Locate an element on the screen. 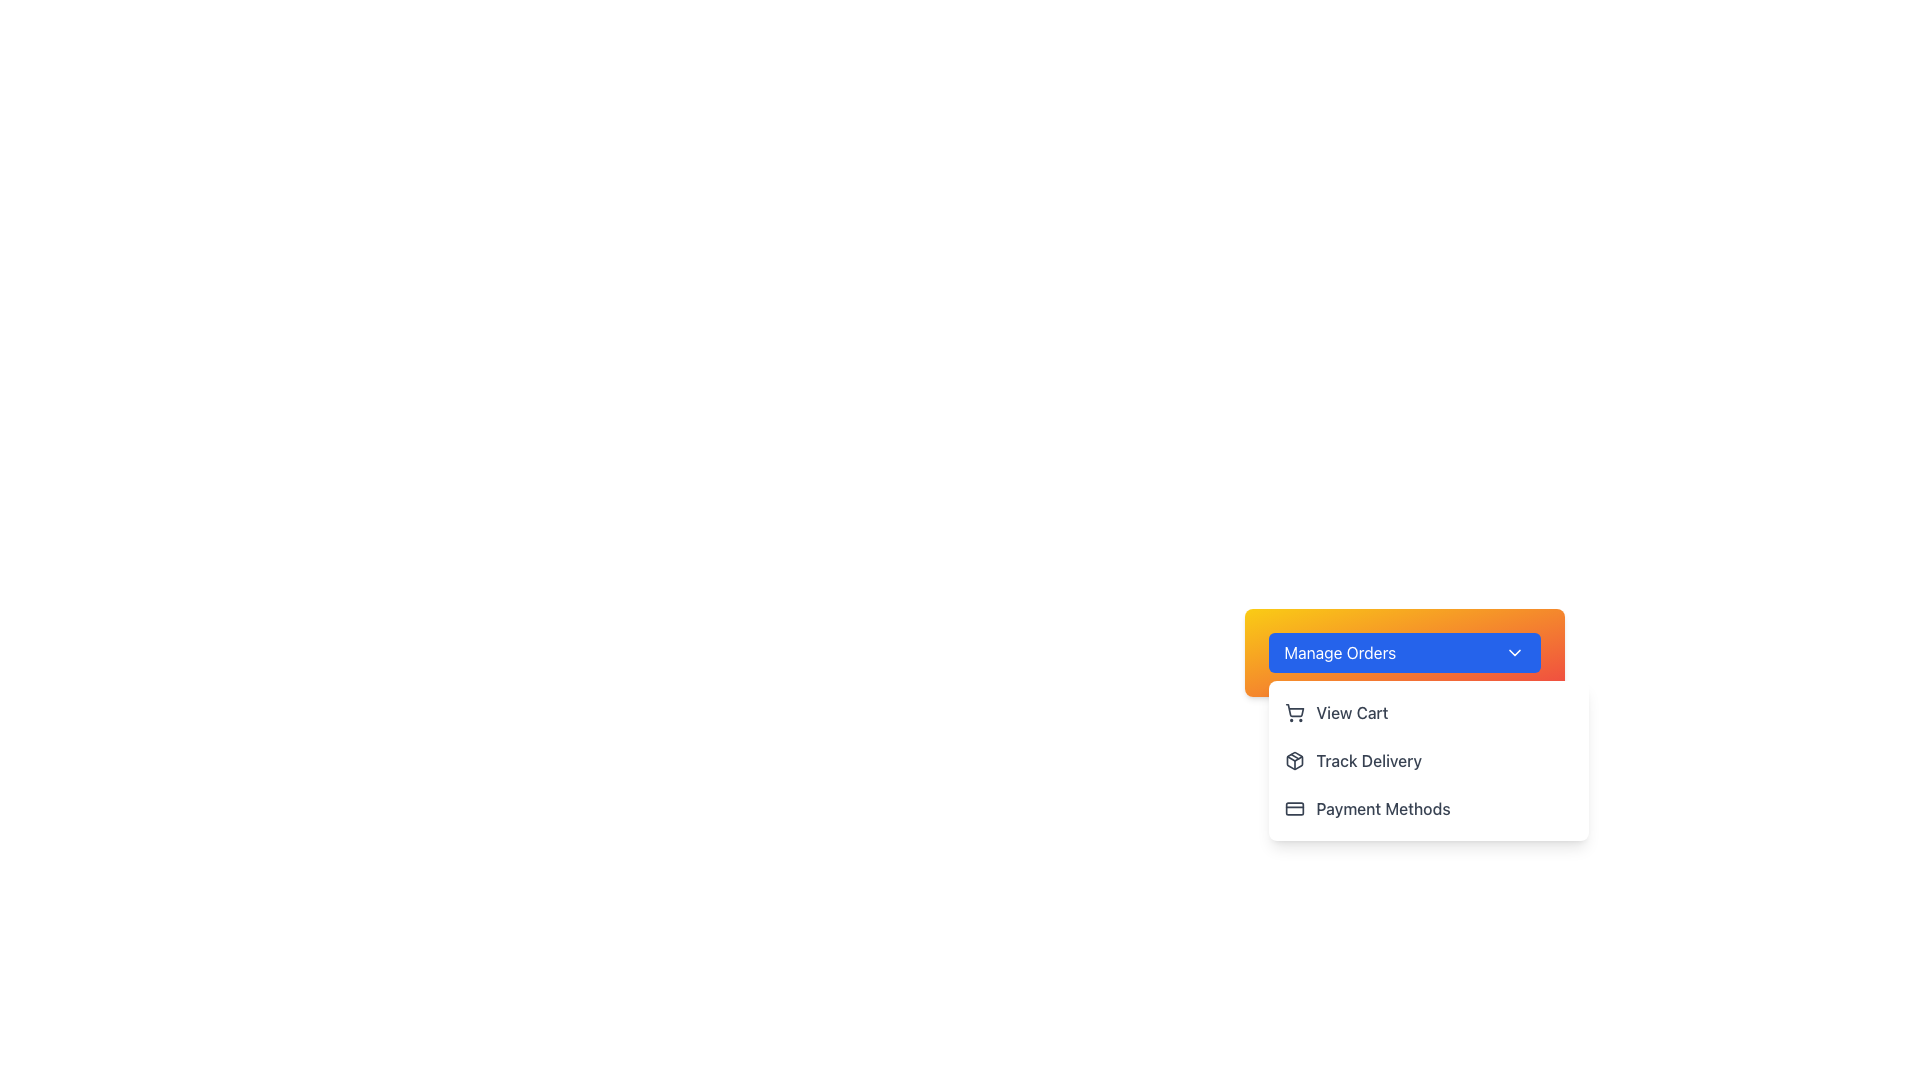  the credit card icon, which is a minimalistic SVG glyph with a rectangular outline and rounded corners, located at the start of the 'Payment Methods' list item is located at coordinates (1294, 808).